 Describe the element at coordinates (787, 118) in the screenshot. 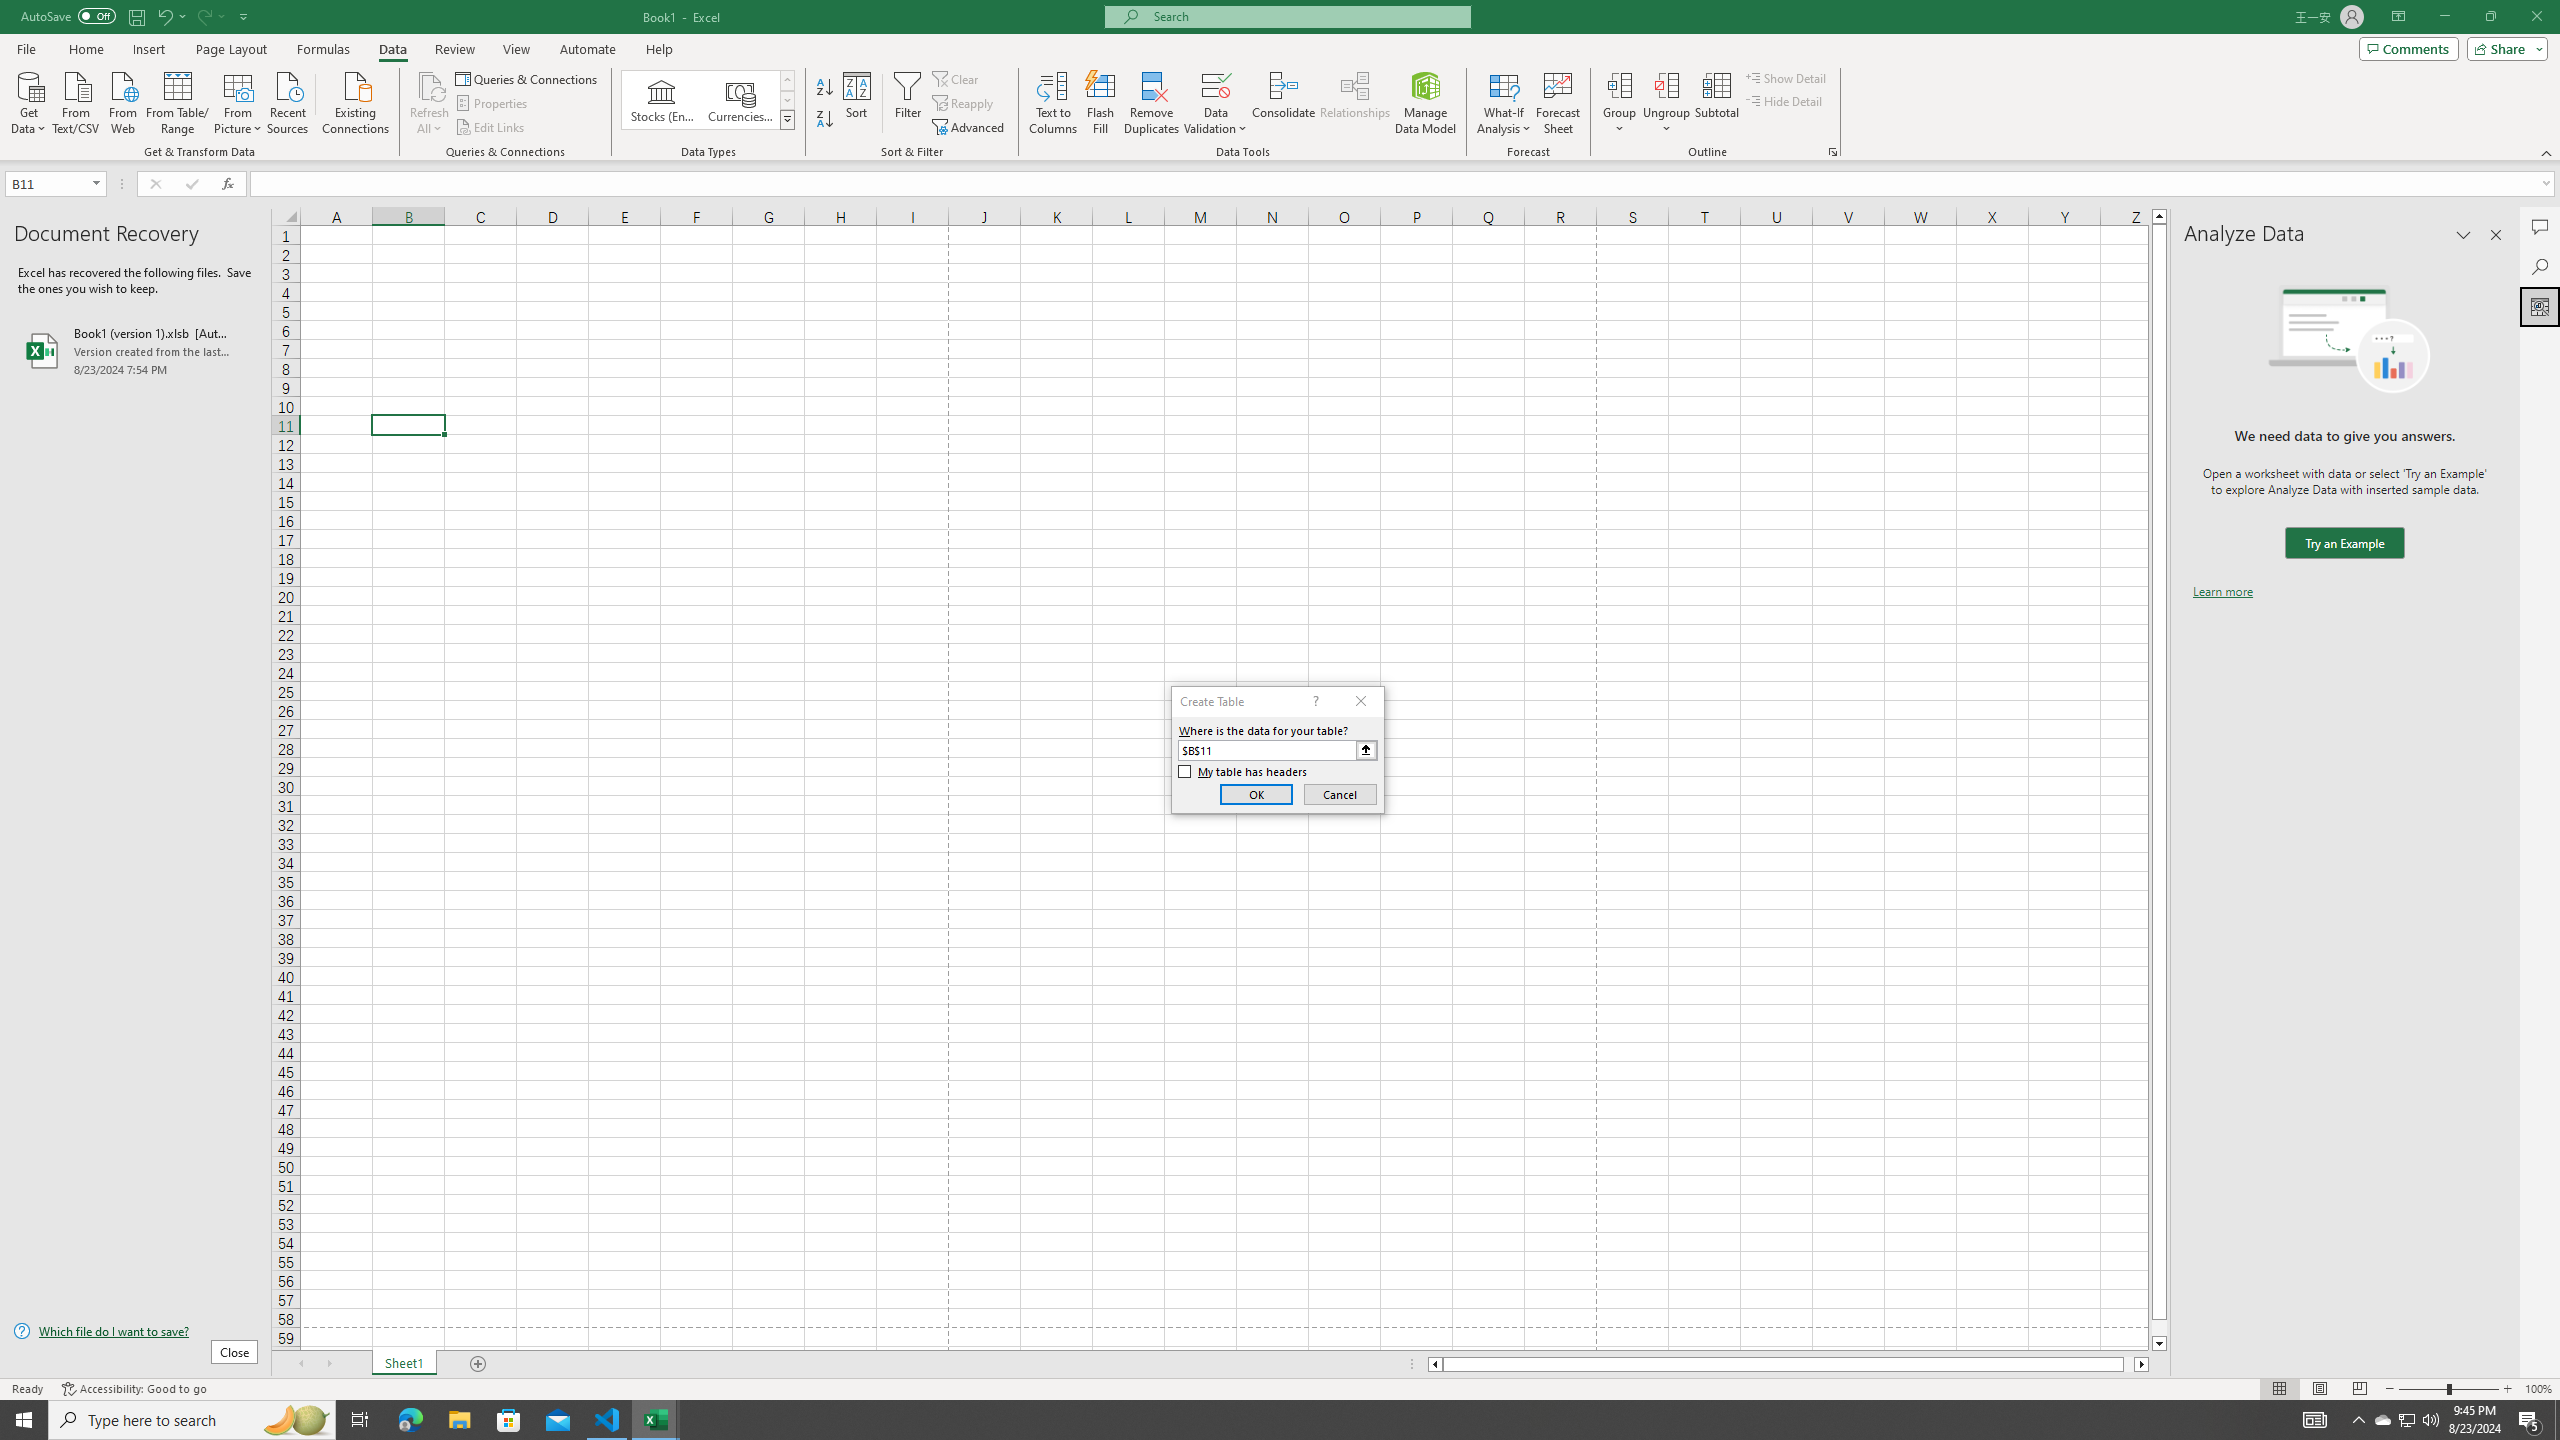

I see `'Data Types'` at that location.